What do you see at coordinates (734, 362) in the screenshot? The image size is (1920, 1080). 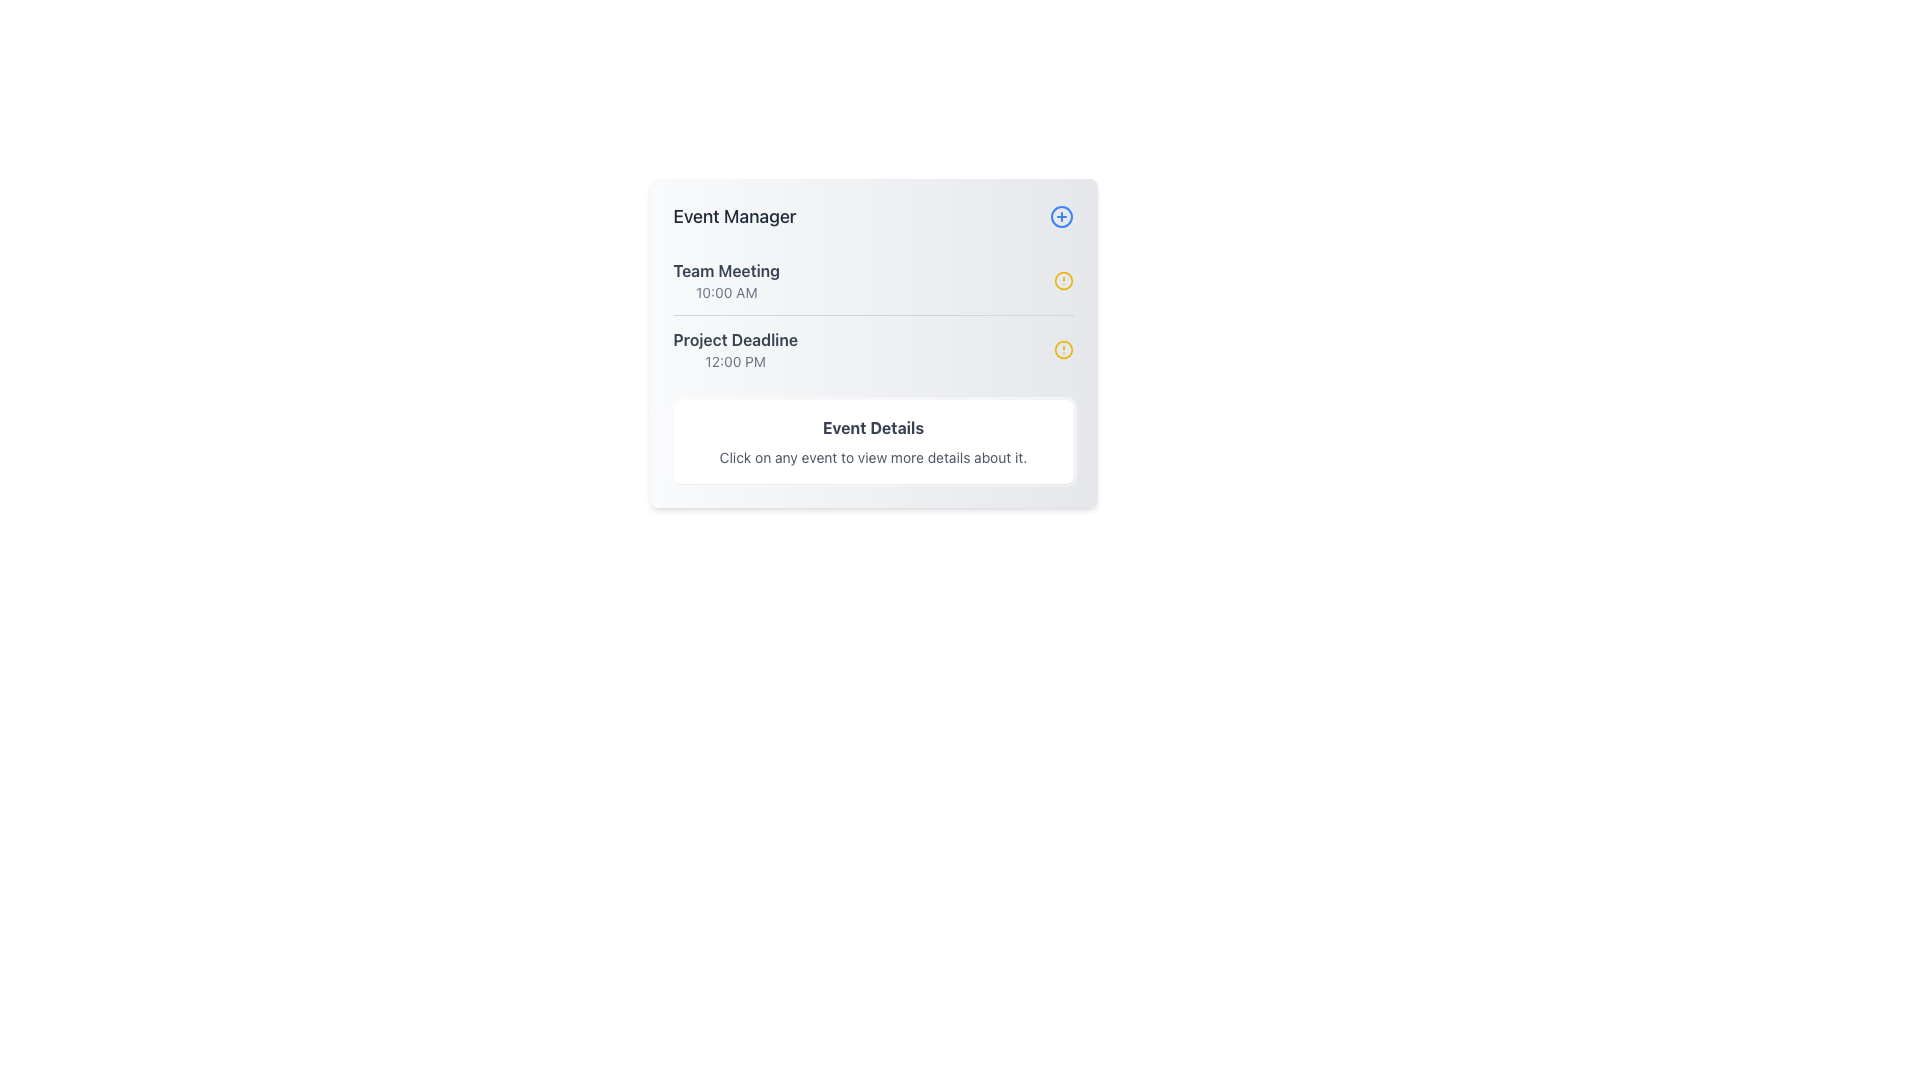 I see `the text label displaying '12:00 PM' in a small gray font, positioned directly below the title 'Project Deadline'` at bounding box center [734, 362].